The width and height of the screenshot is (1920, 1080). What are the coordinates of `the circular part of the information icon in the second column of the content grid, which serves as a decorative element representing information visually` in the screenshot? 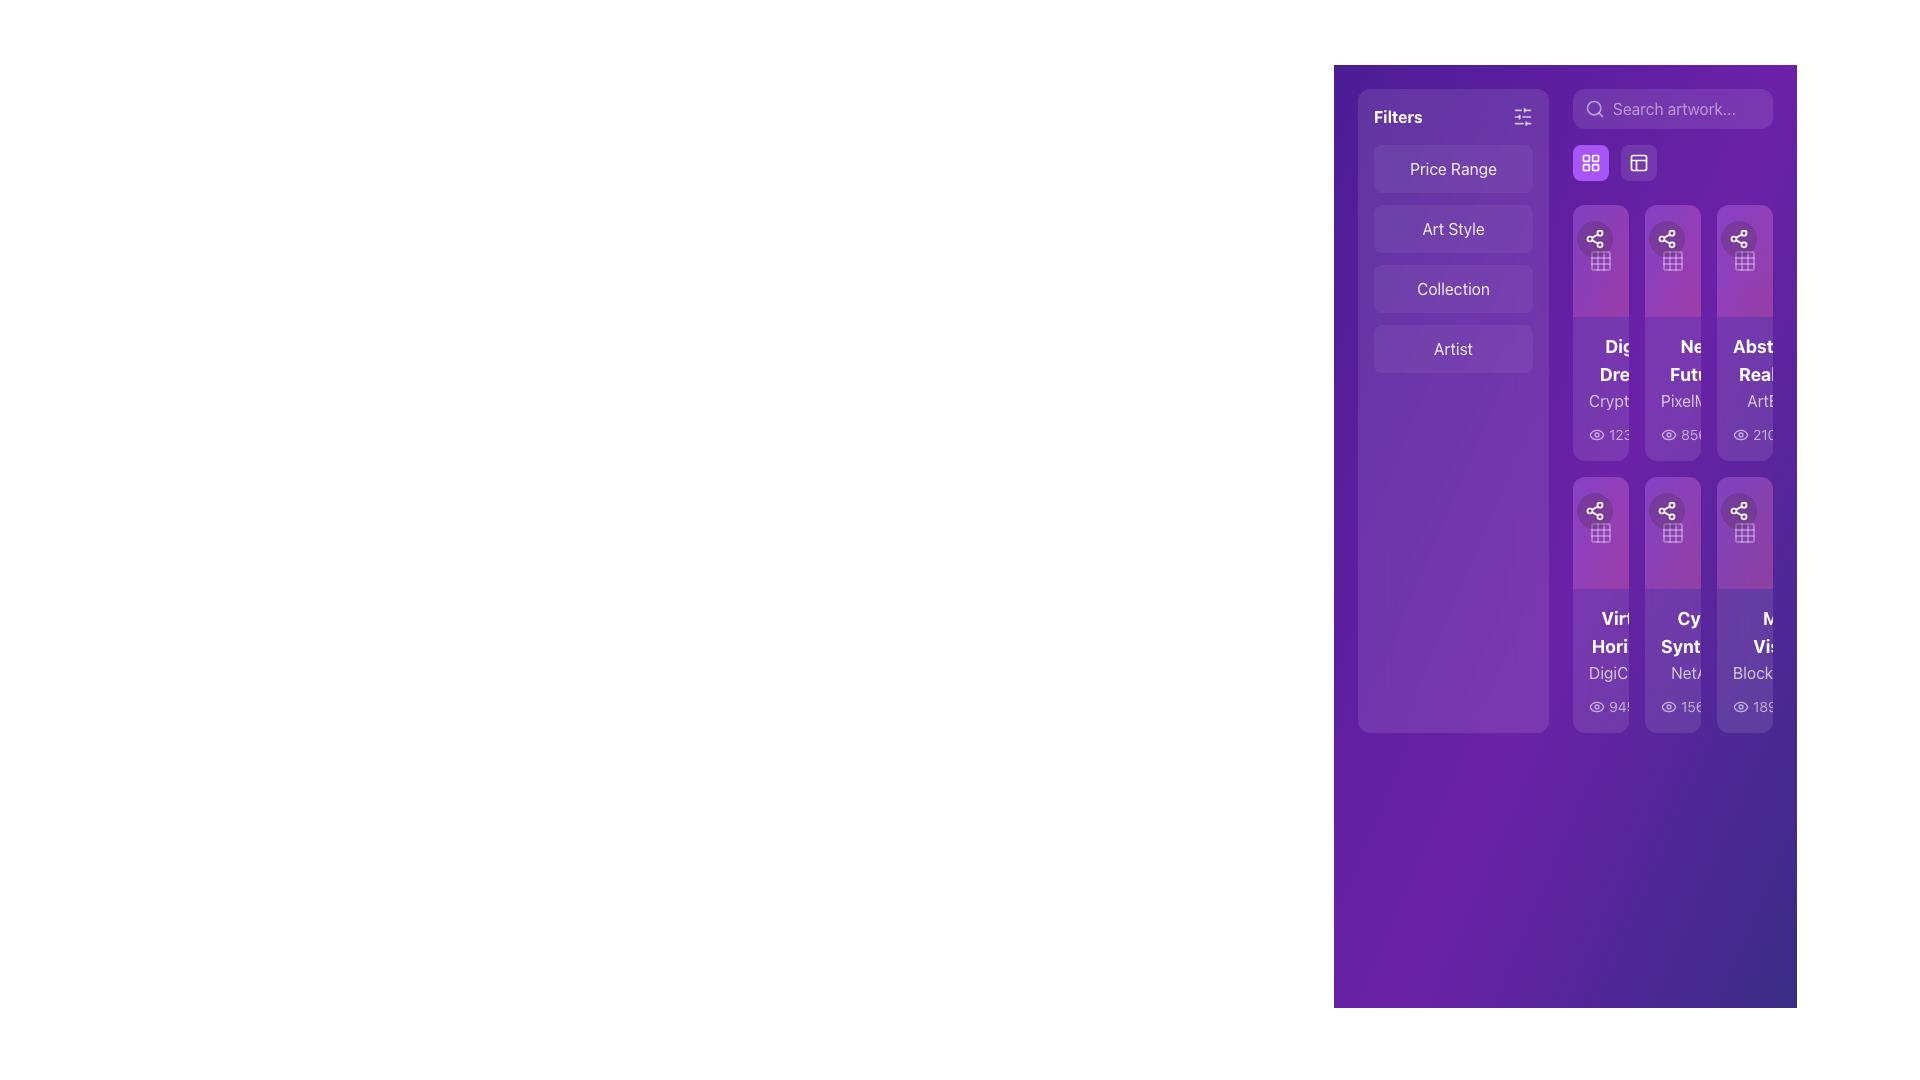 It's located at (1685, 434).